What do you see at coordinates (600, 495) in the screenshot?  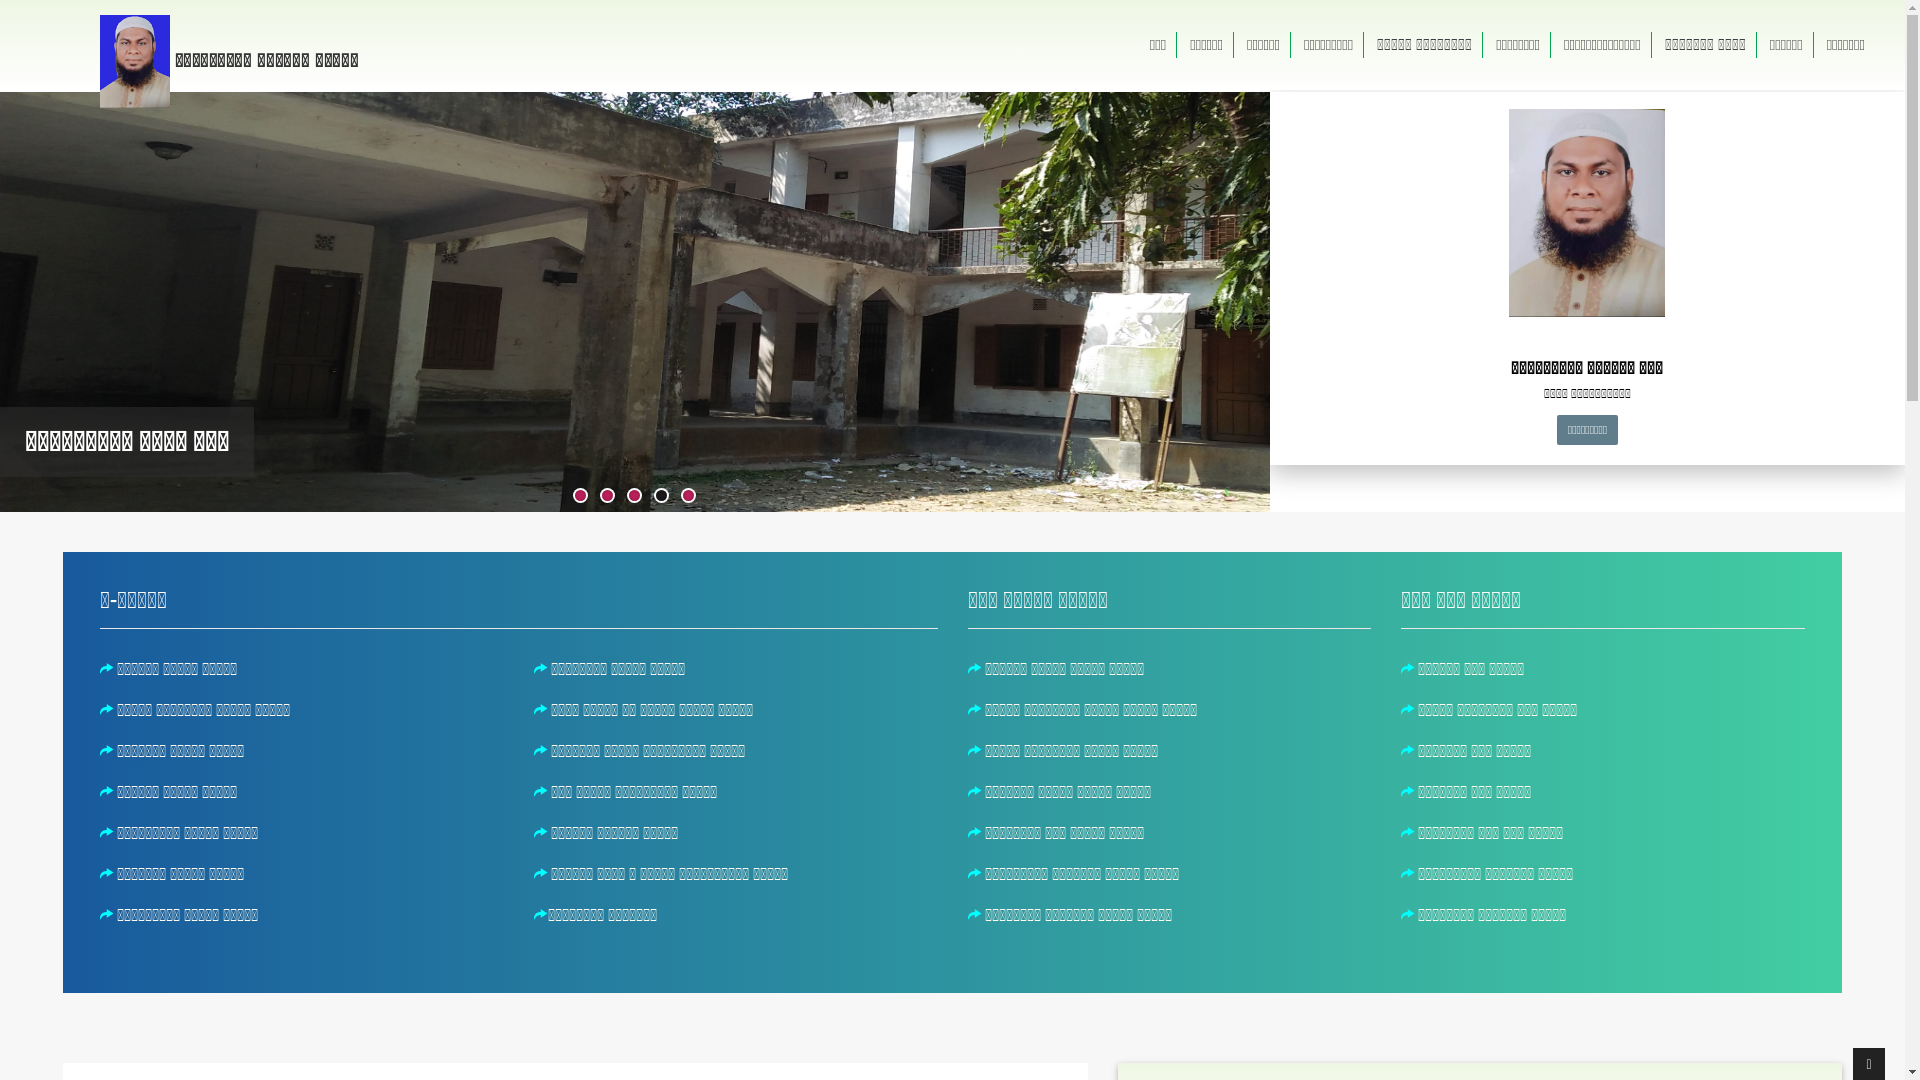 I see `'2'` at bounding box center [600, 495].